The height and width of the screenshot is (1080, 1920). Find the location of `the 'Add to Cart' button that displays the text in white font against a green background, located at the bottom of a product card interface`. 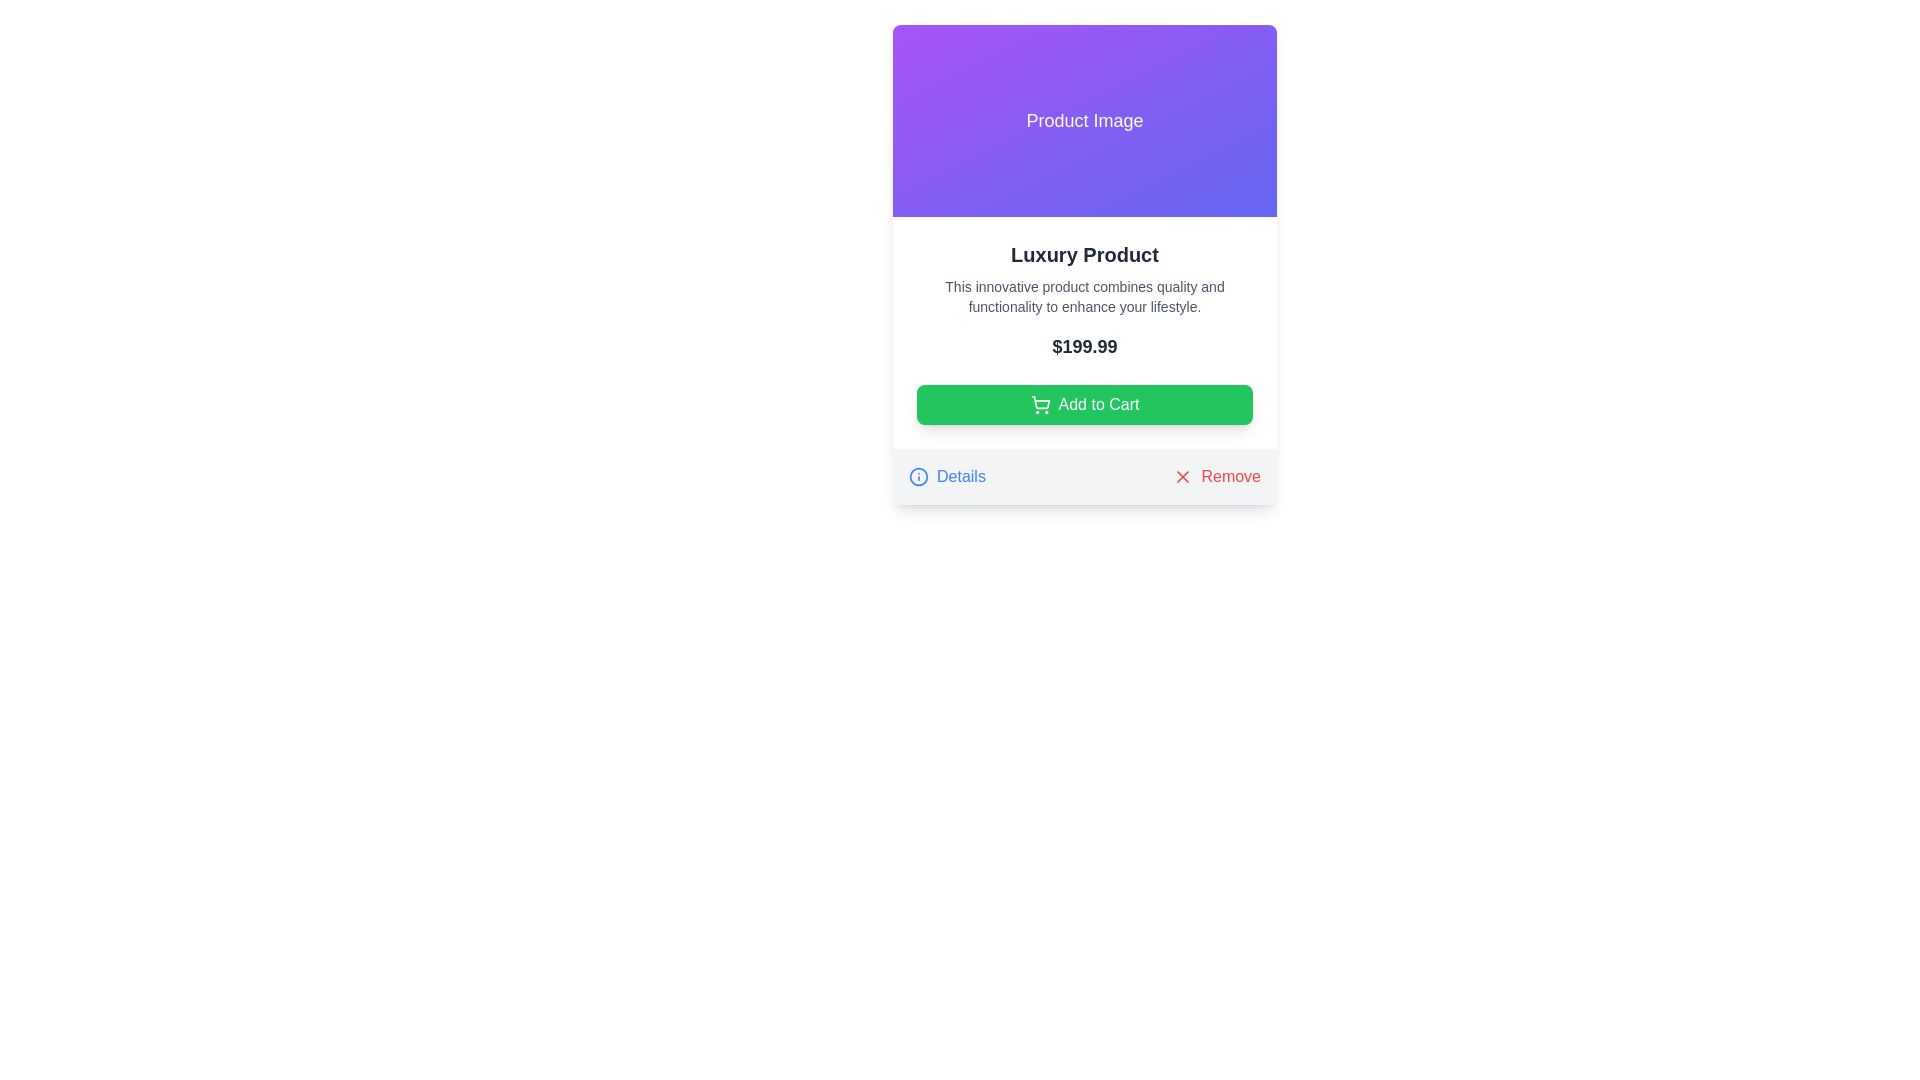

the 'Add to Cart' button that displays the text in white font against a green background, located at the bottom of a product card interface is located at coordinates (1098, 405).